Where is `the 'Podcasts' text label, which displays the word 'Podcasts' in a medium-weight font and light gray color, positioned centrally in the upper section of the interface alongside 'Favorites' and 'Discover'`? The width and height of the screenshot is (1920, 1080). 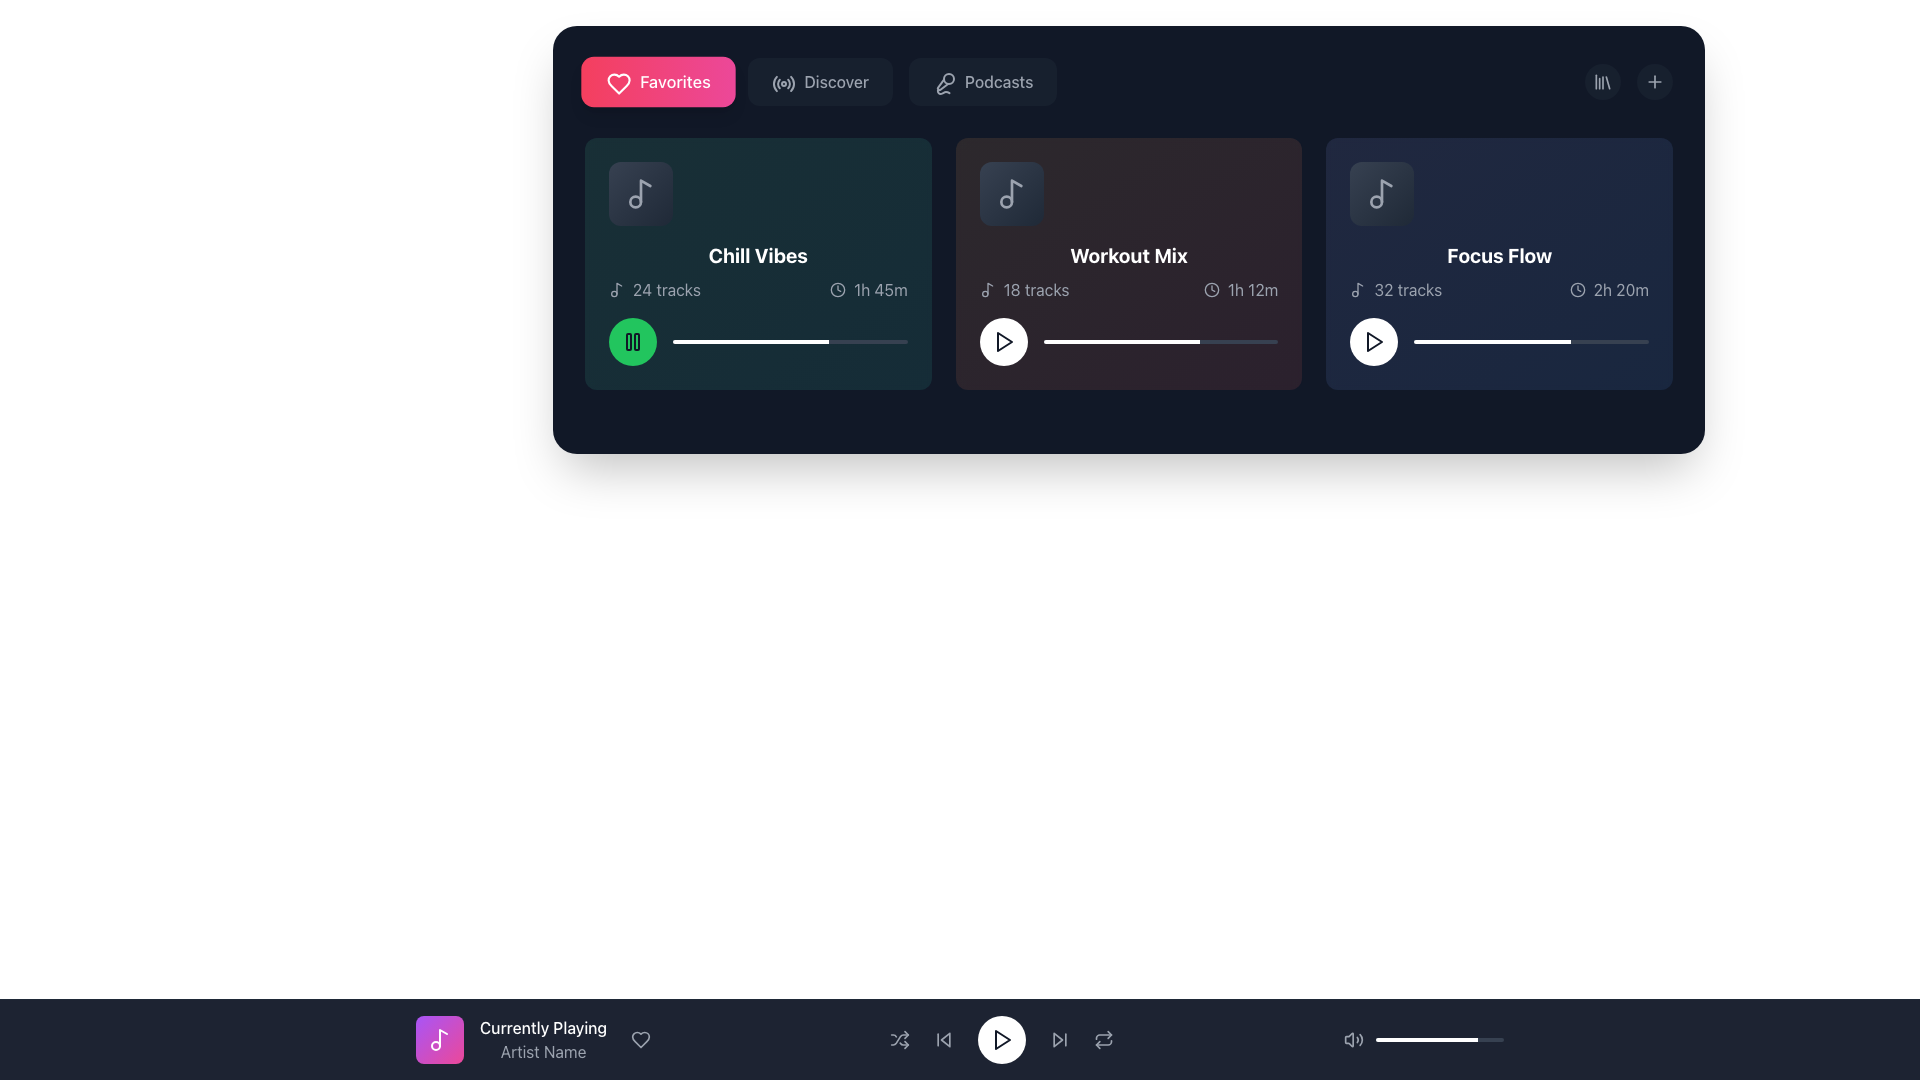
the 'Podcasts' text label, which displays the word 'Podcasts' in a medium-weight font and light gray color, positioned centrally in the upper section of the interface alongside 'Favorites' and 'Discover' is located at coordinates (999, 80).